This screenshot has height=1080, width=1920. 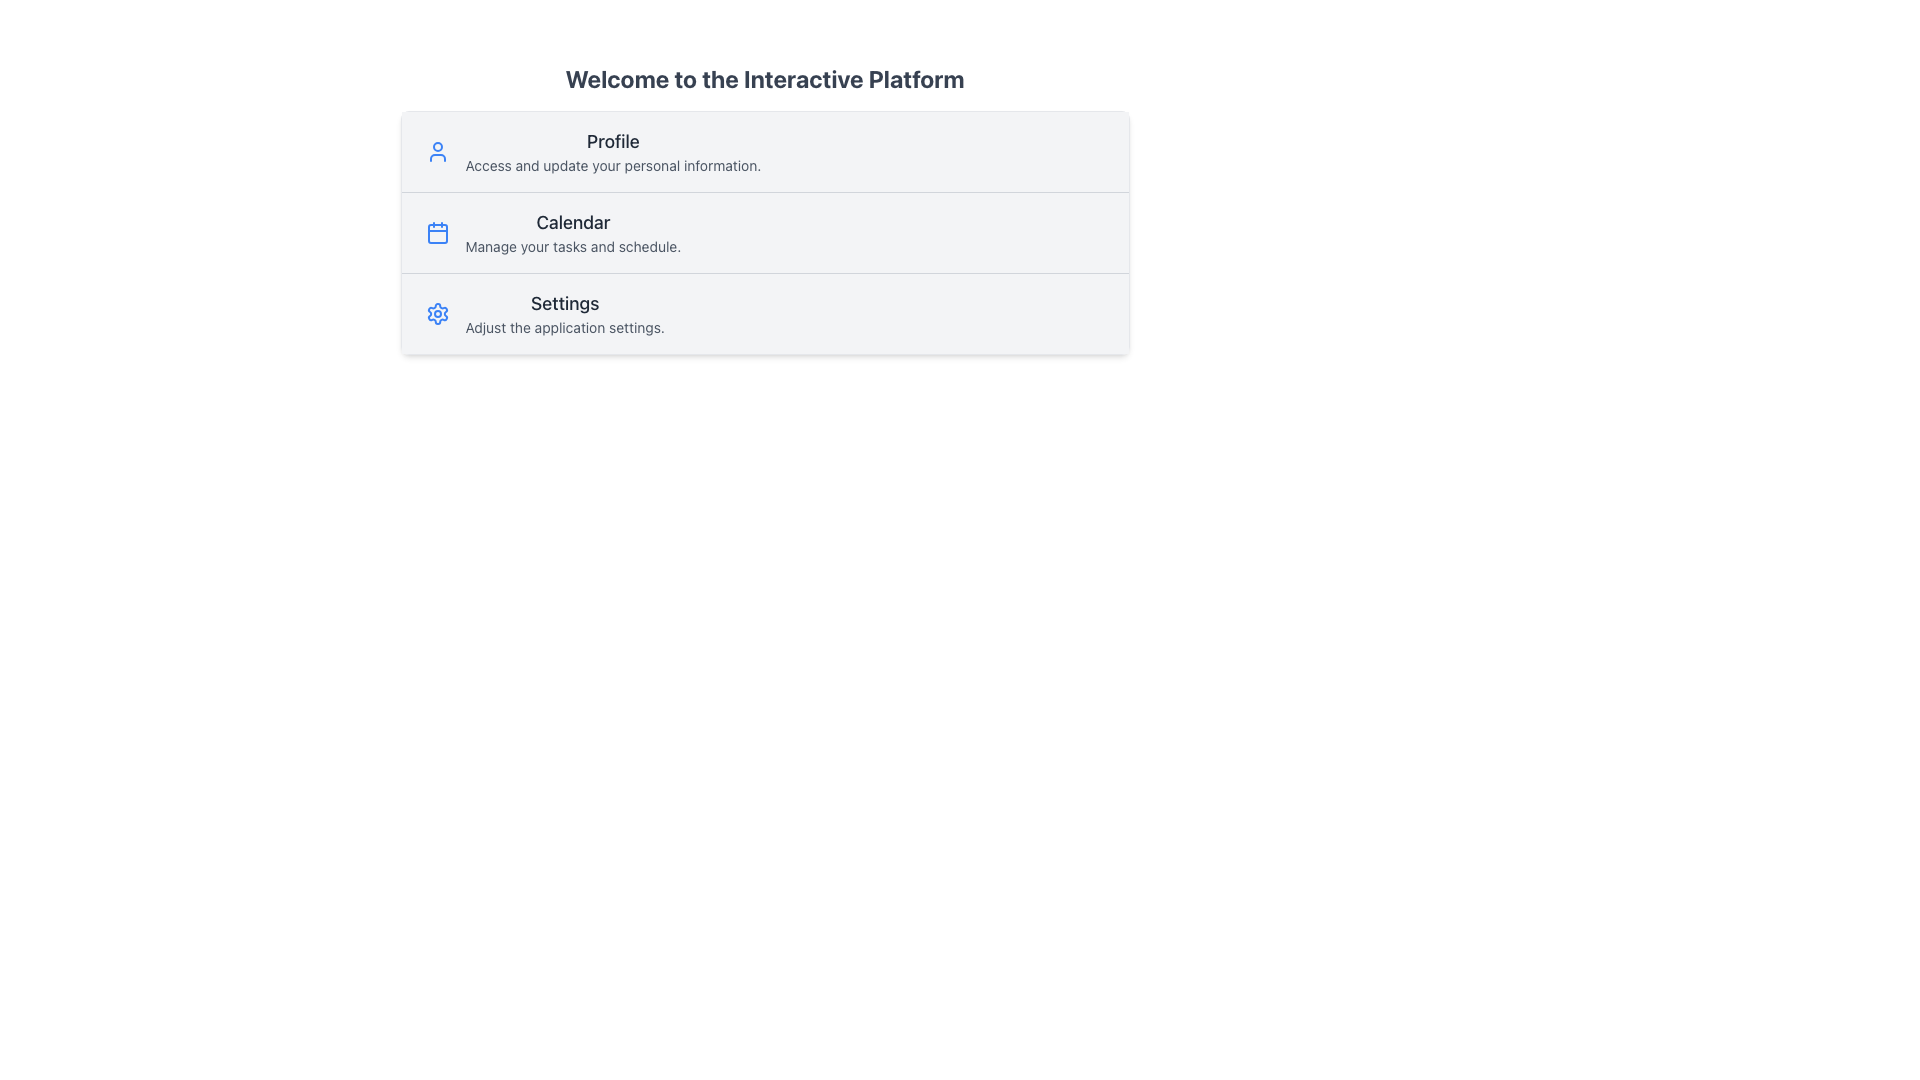 What do you see at coordinates (572, 223) in the screenshot?
I see `the text element displaying 'Calendar' in bold, dark gray font, centrally located within a card section` at bounding box center [572, 223].